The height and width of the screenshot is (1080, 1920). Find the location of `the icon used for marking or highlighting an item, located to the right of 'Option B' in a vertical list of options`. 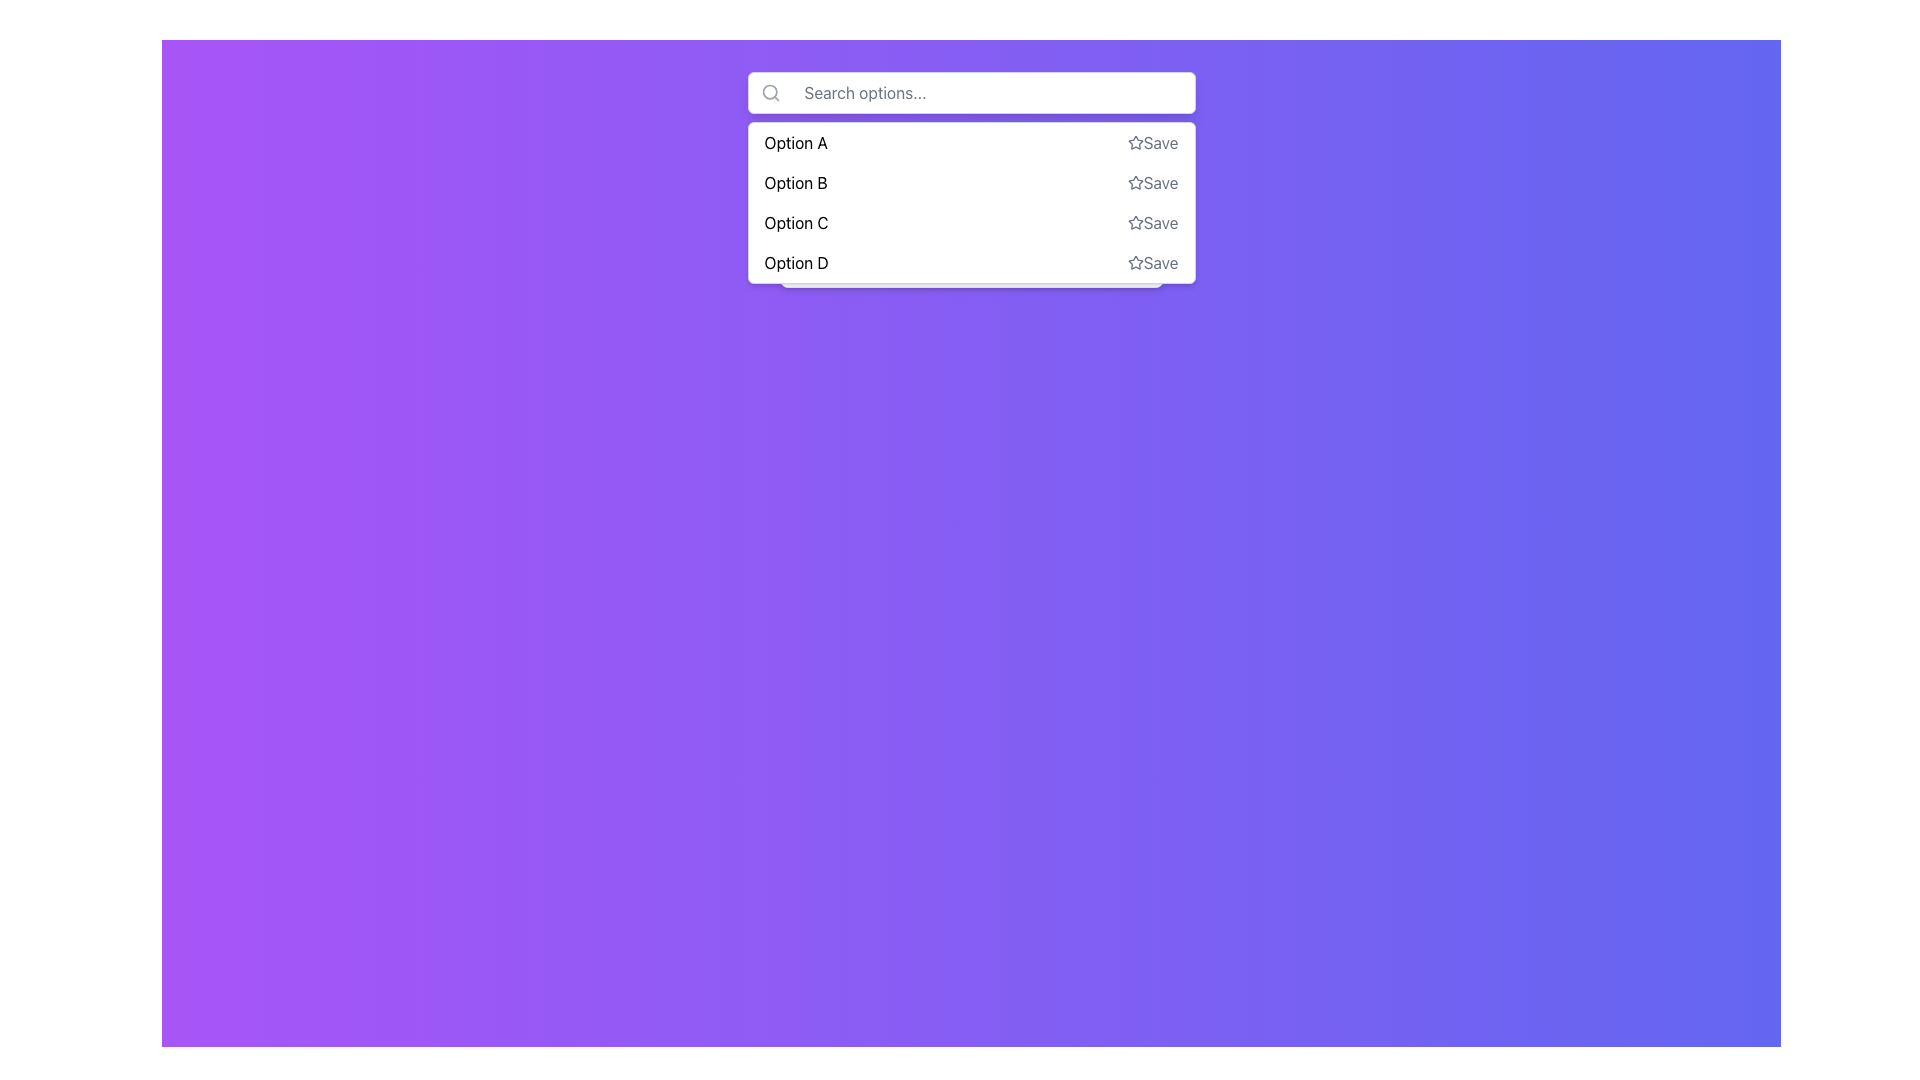

the icon used for marking or highlighting an item, located to the right of 'Option B' in a vertical list of options is located at coordinates (1135, 182).